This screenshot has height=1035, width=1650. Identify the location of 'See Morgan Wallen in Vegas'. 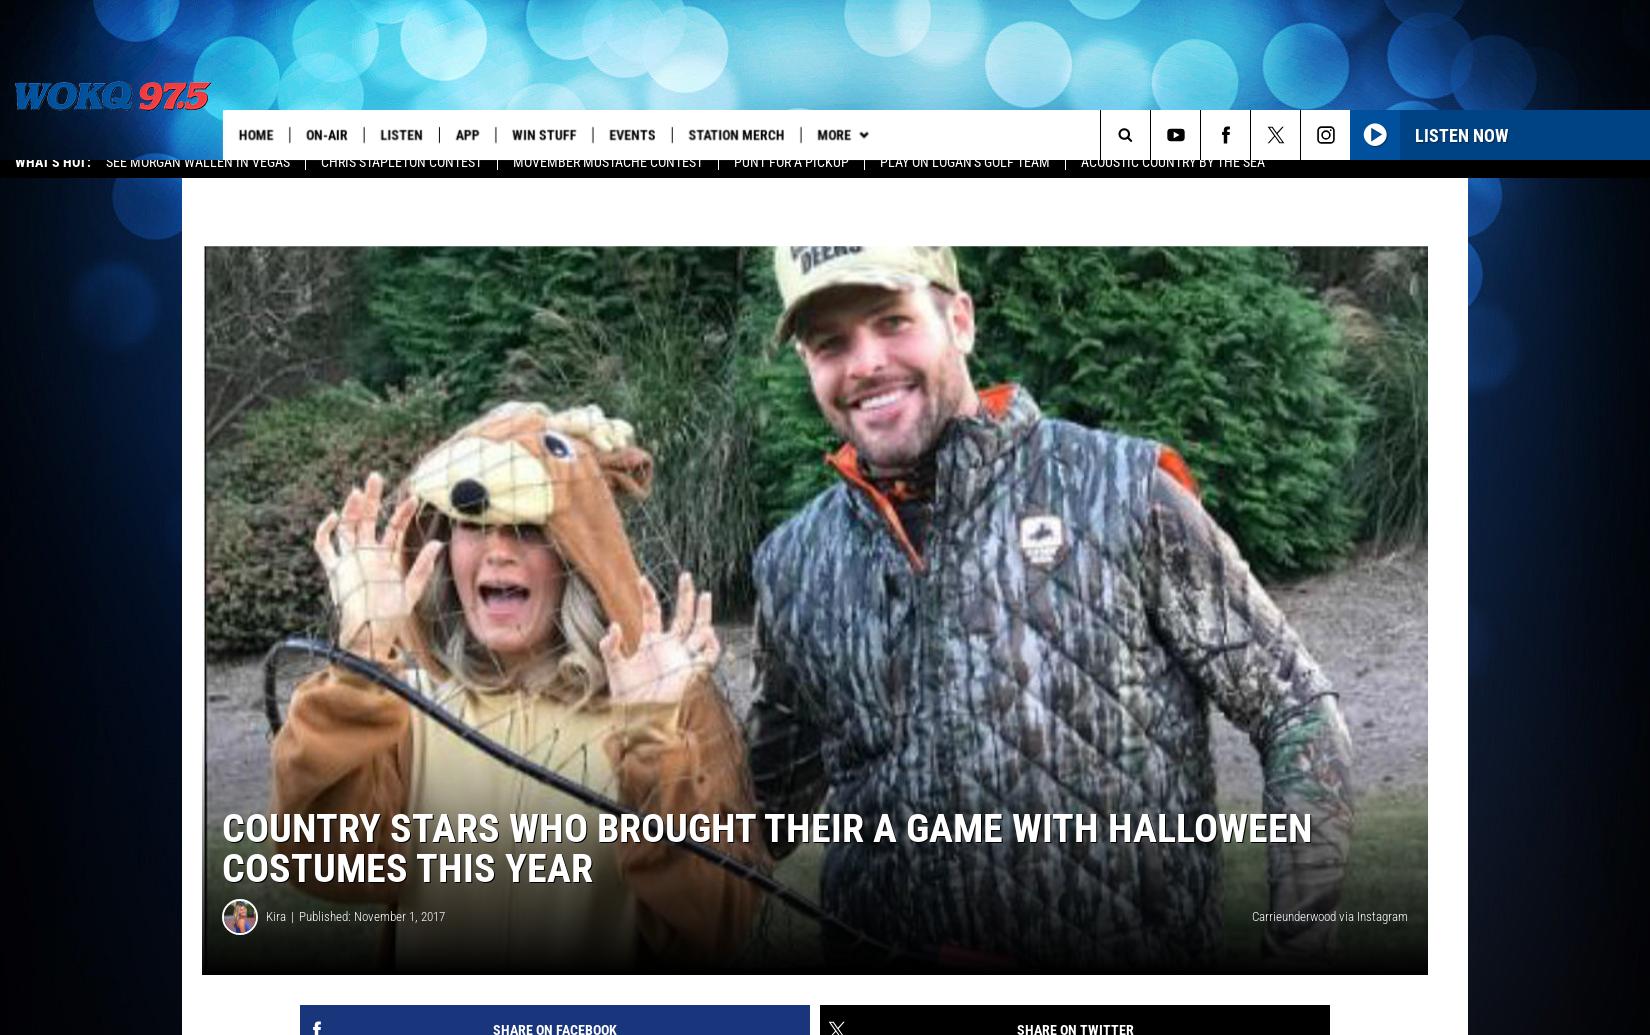
(198, 175).